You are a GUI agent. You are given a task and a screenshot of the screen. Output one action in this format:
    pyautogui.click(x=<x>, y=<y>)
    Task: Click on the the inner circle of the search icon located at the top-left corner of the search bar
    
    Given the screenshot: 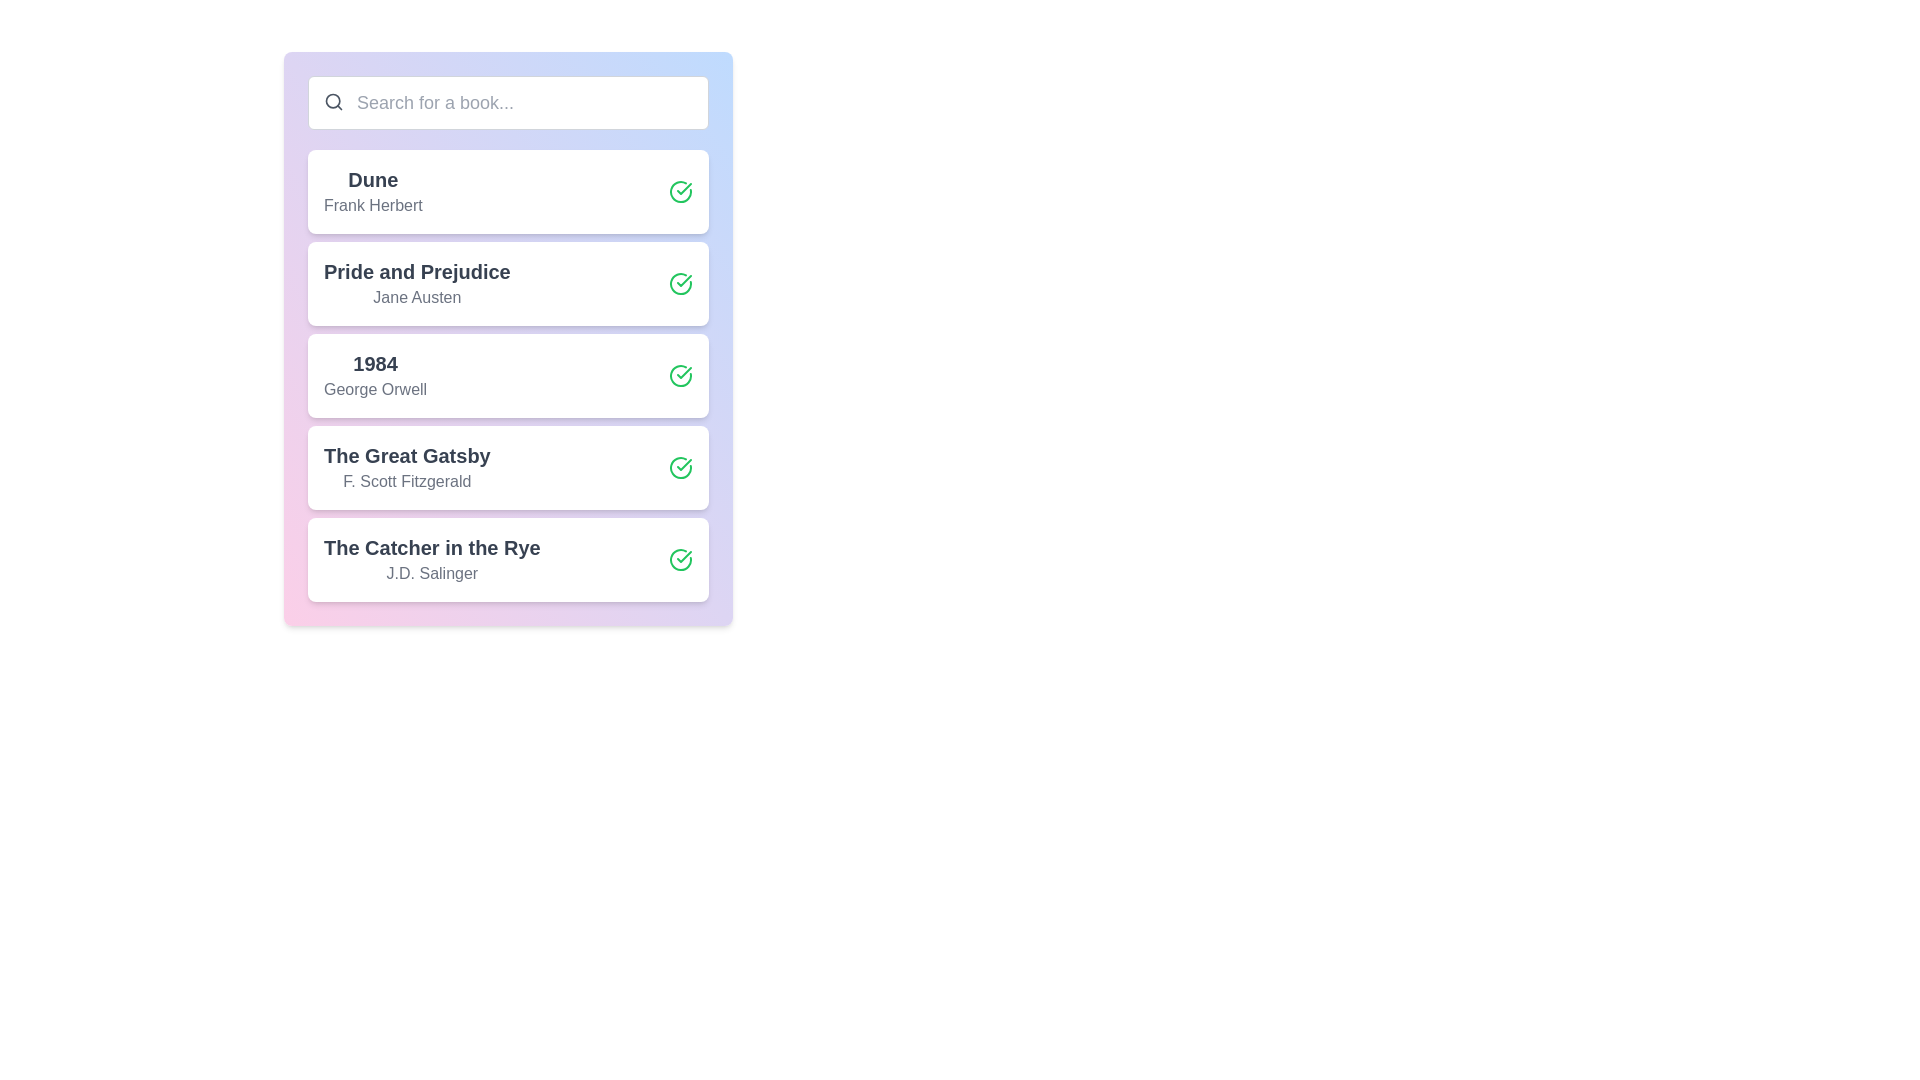 What is the action you would take?
    pyautogui.click(x=333, y=101)
    